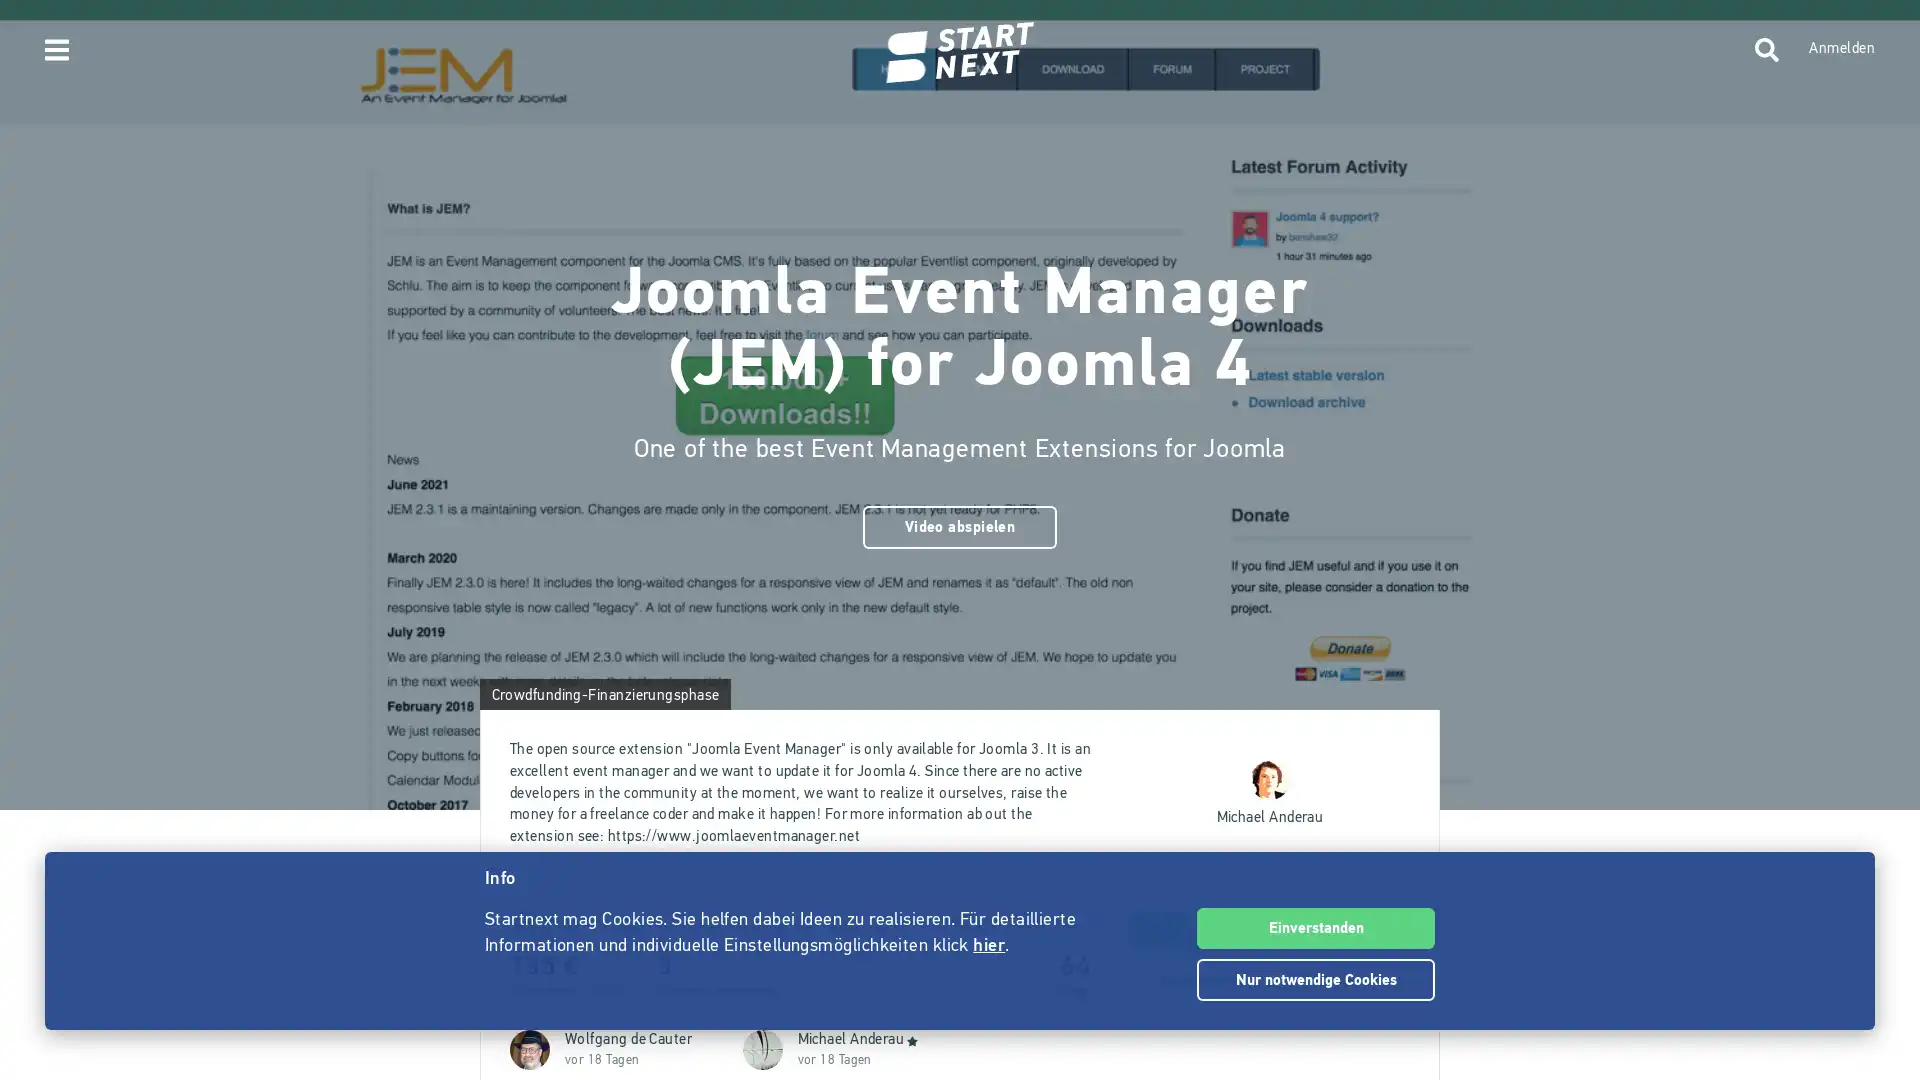 Image resolution: width=1920 pixels, height=1080 pixels. Describe the element at coordinates (1315, 978) in the screenshot. I see `Nur notwendige Cookies` at that location.